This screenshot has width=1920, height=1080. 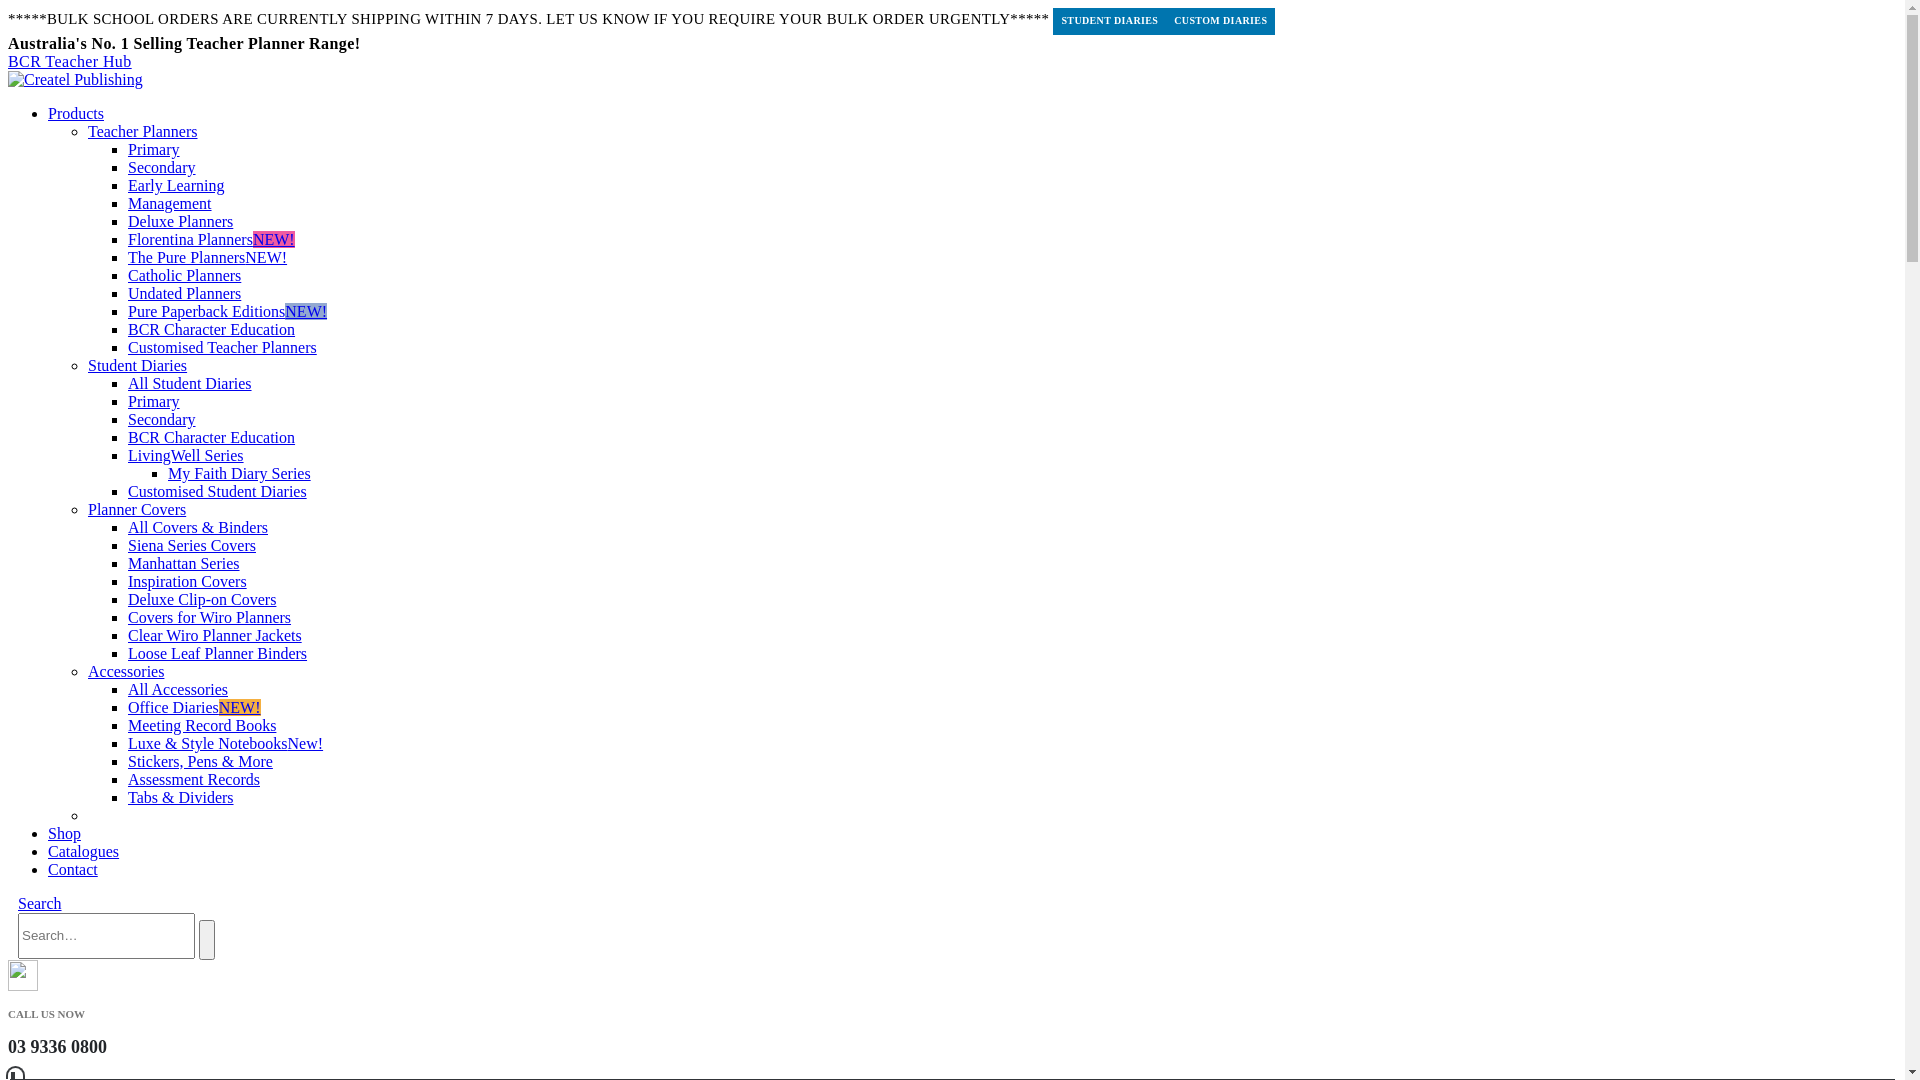 What do you see at coordinates (1108, 21) in the screenshot?
I see `'STUDENT DIARIES'` at bounding box center [1108, 21].